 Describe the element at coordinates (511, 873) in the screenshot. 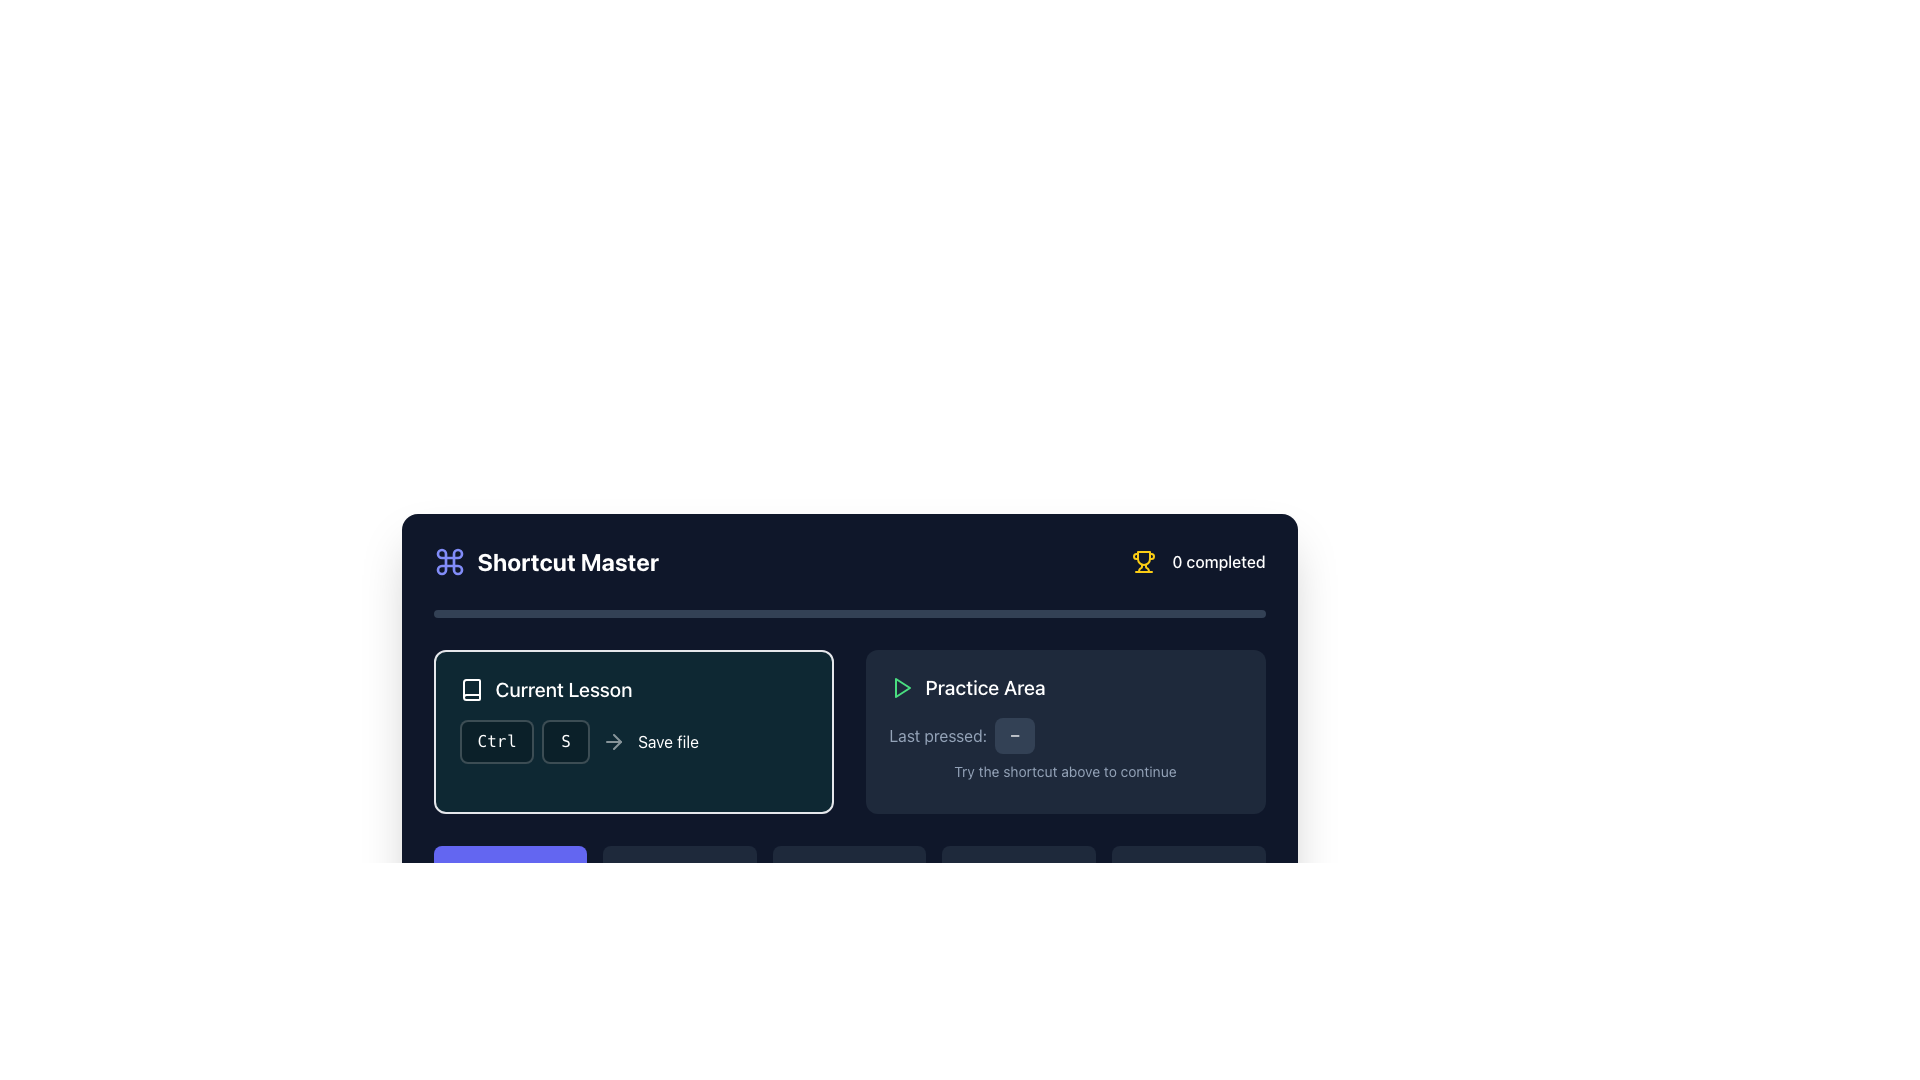

I see `the triangular SVG element with a thin white stroke, located slightly to the right and below the blue panel labeled 'Current Lesson'` at that location.